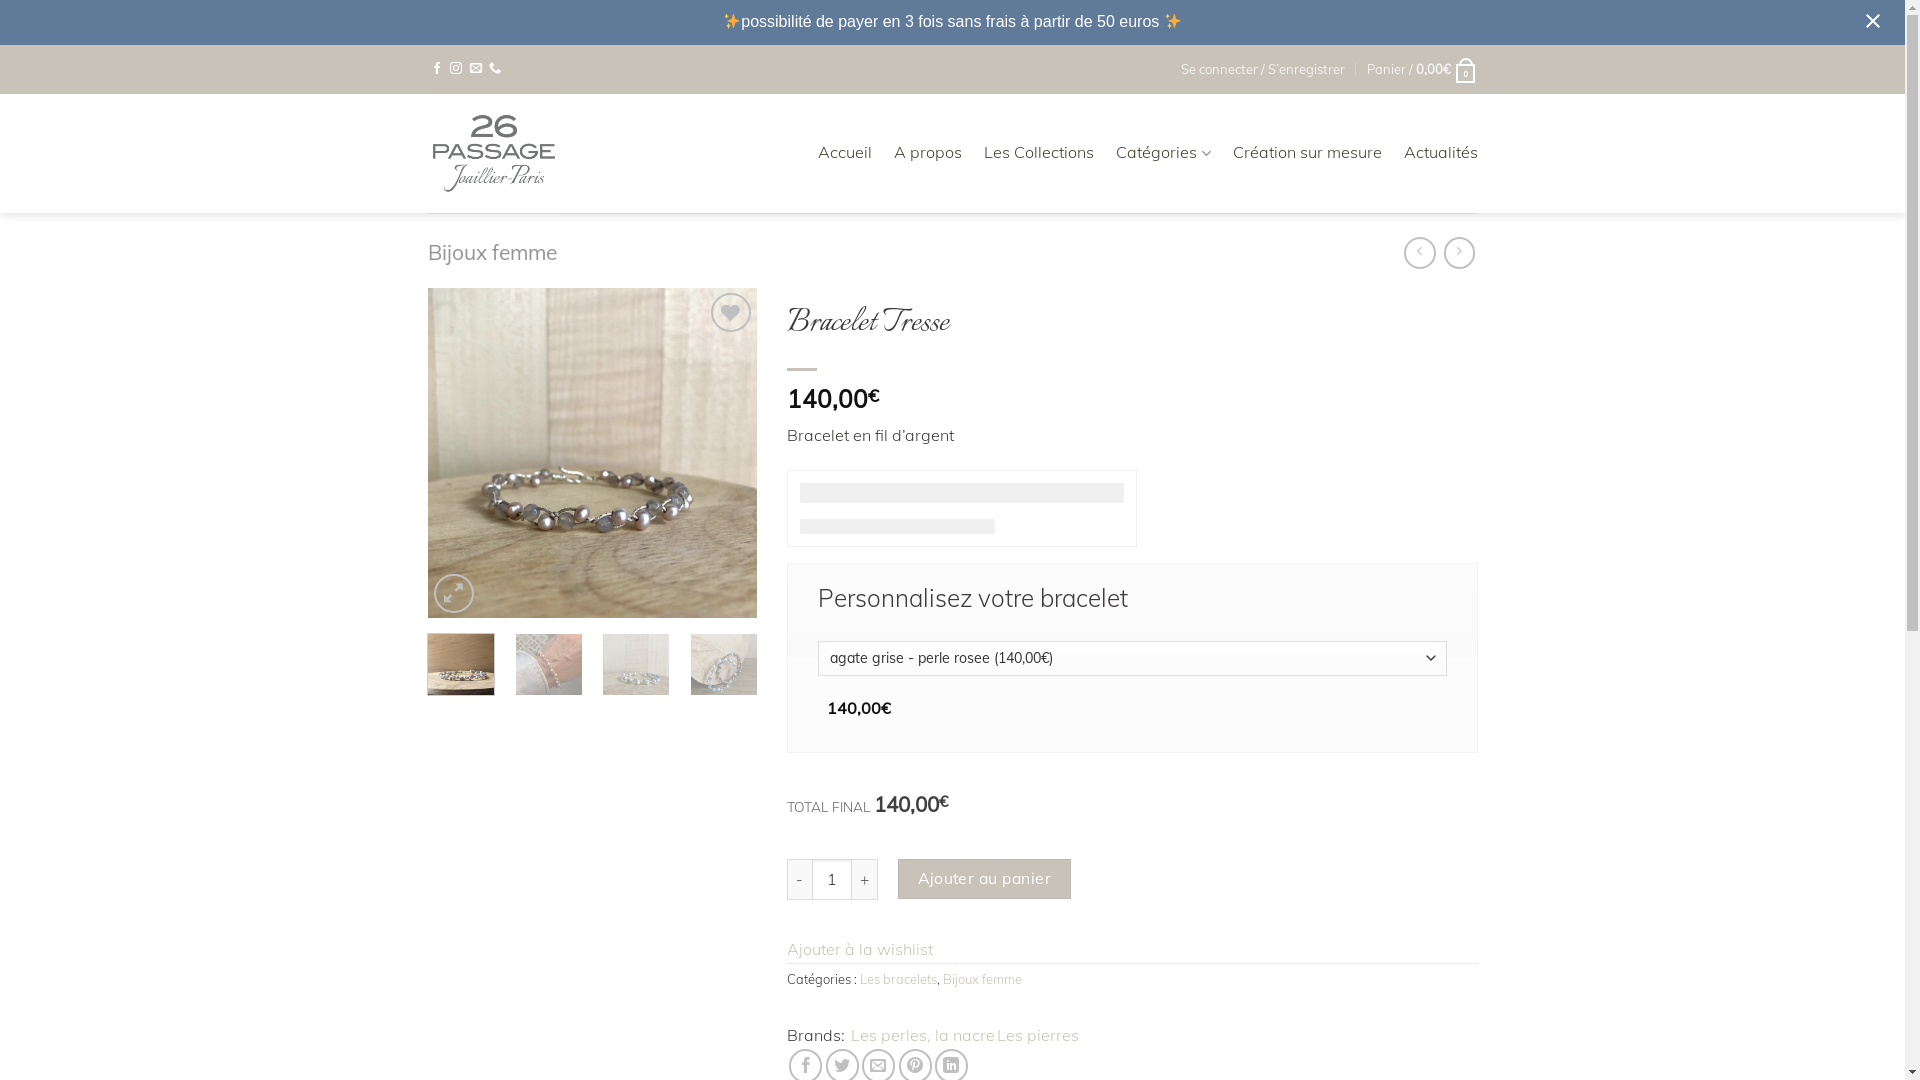  Describe the element at coordinates (897, 978) in the screenshot. I see `'Les bracelets'` at that location.